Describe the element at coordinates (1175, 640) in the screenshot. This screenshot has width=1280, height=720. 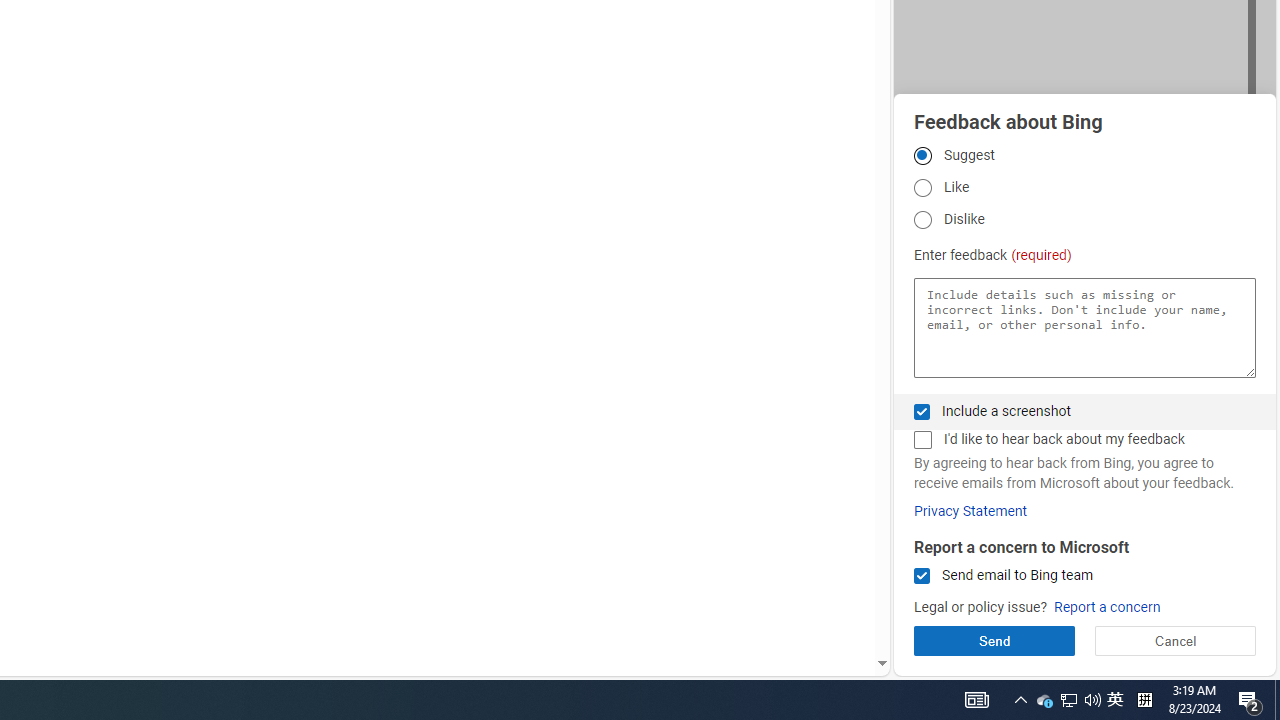
I see `'Cancel'` at that location.